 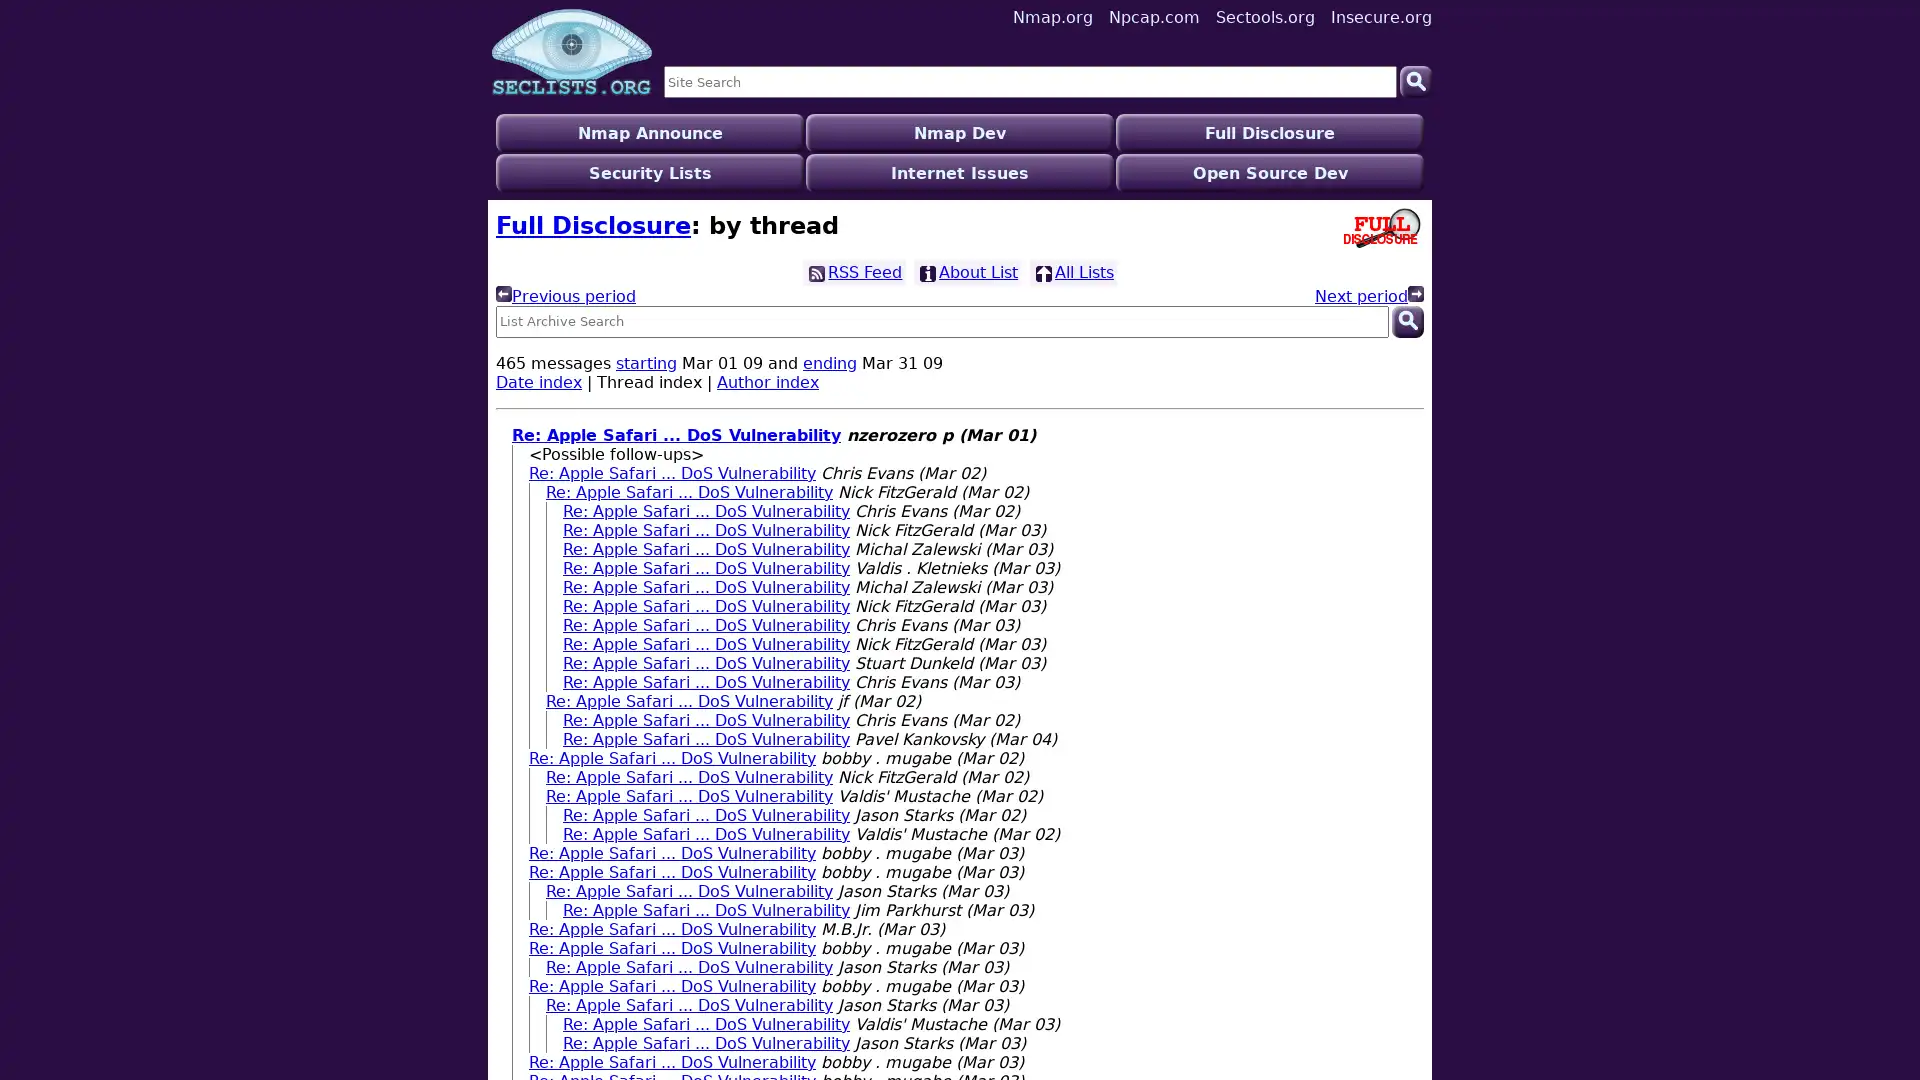 What do you see at coordinates (1406, 281) in the screenshot?
I see `Search` at bounding box center [1406, 281].